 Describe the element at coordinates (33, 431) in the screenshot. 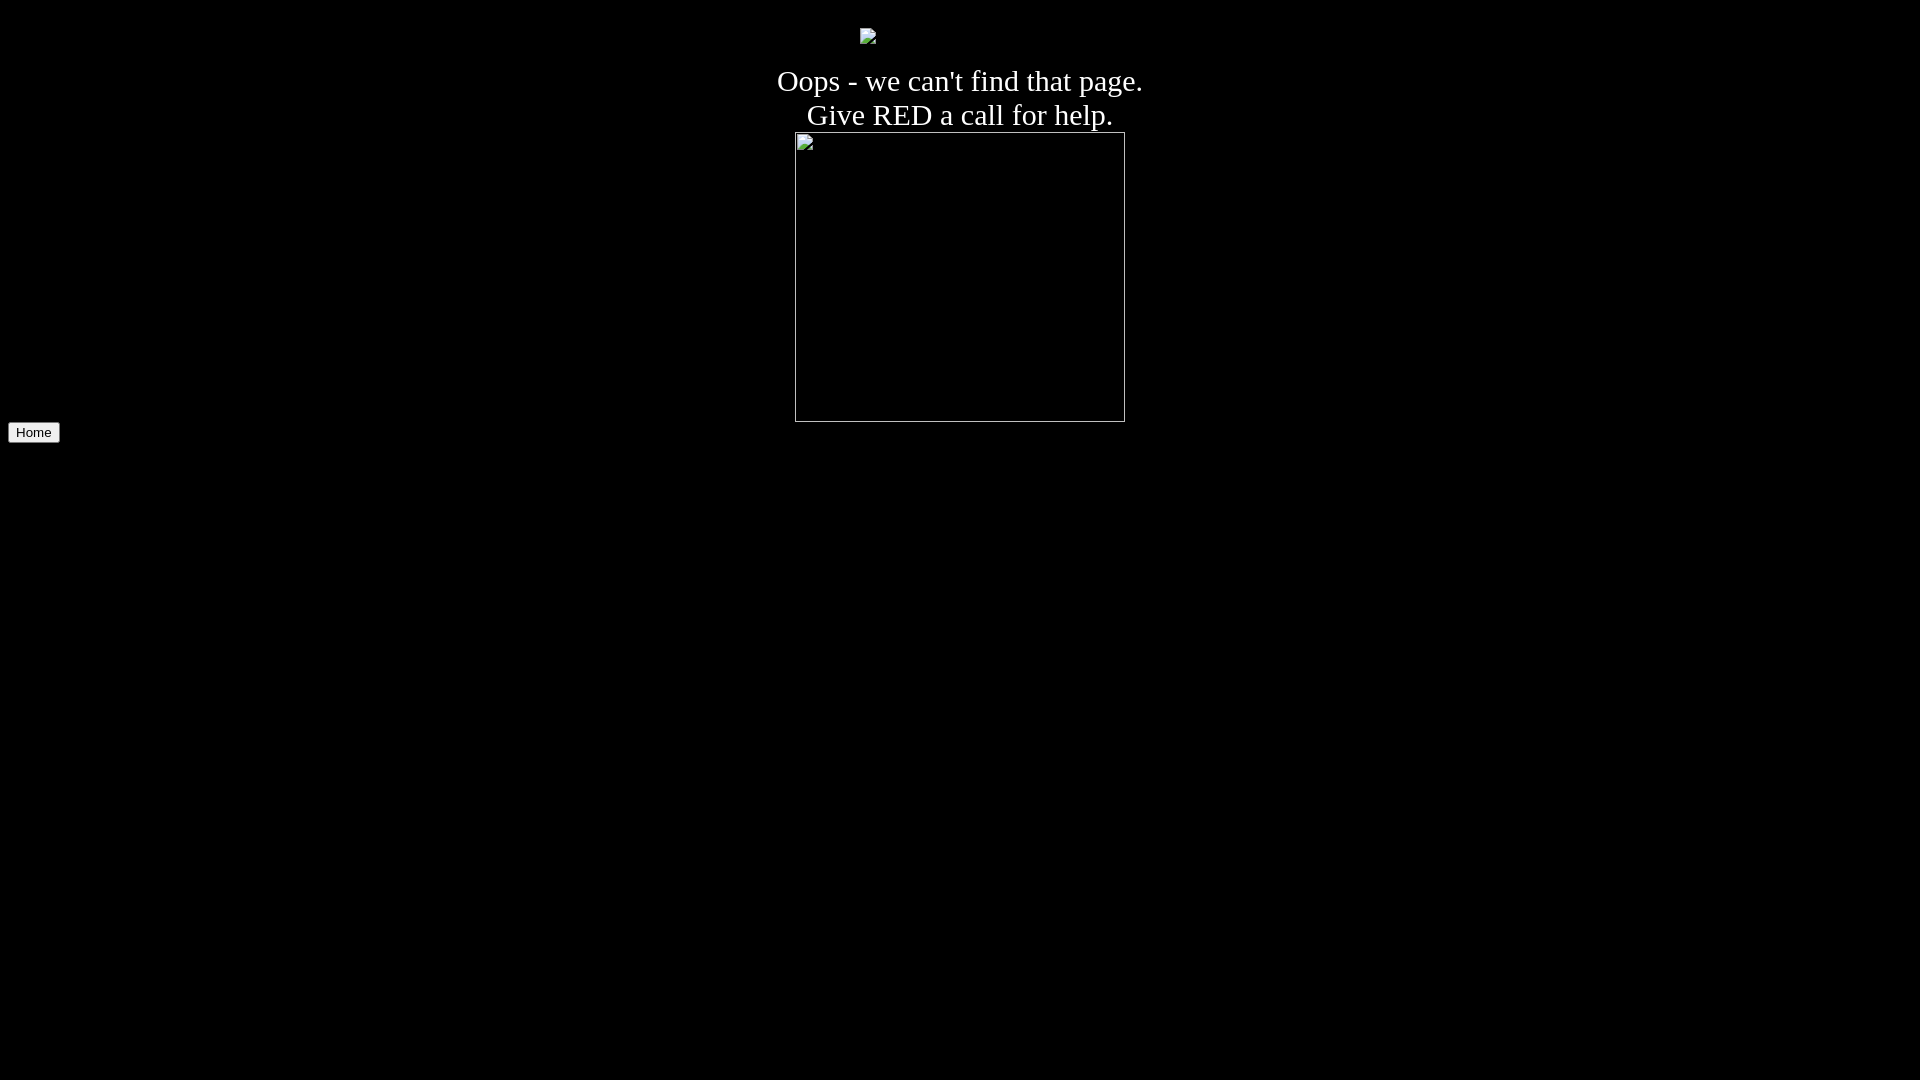

I see `'Home'` at that location.